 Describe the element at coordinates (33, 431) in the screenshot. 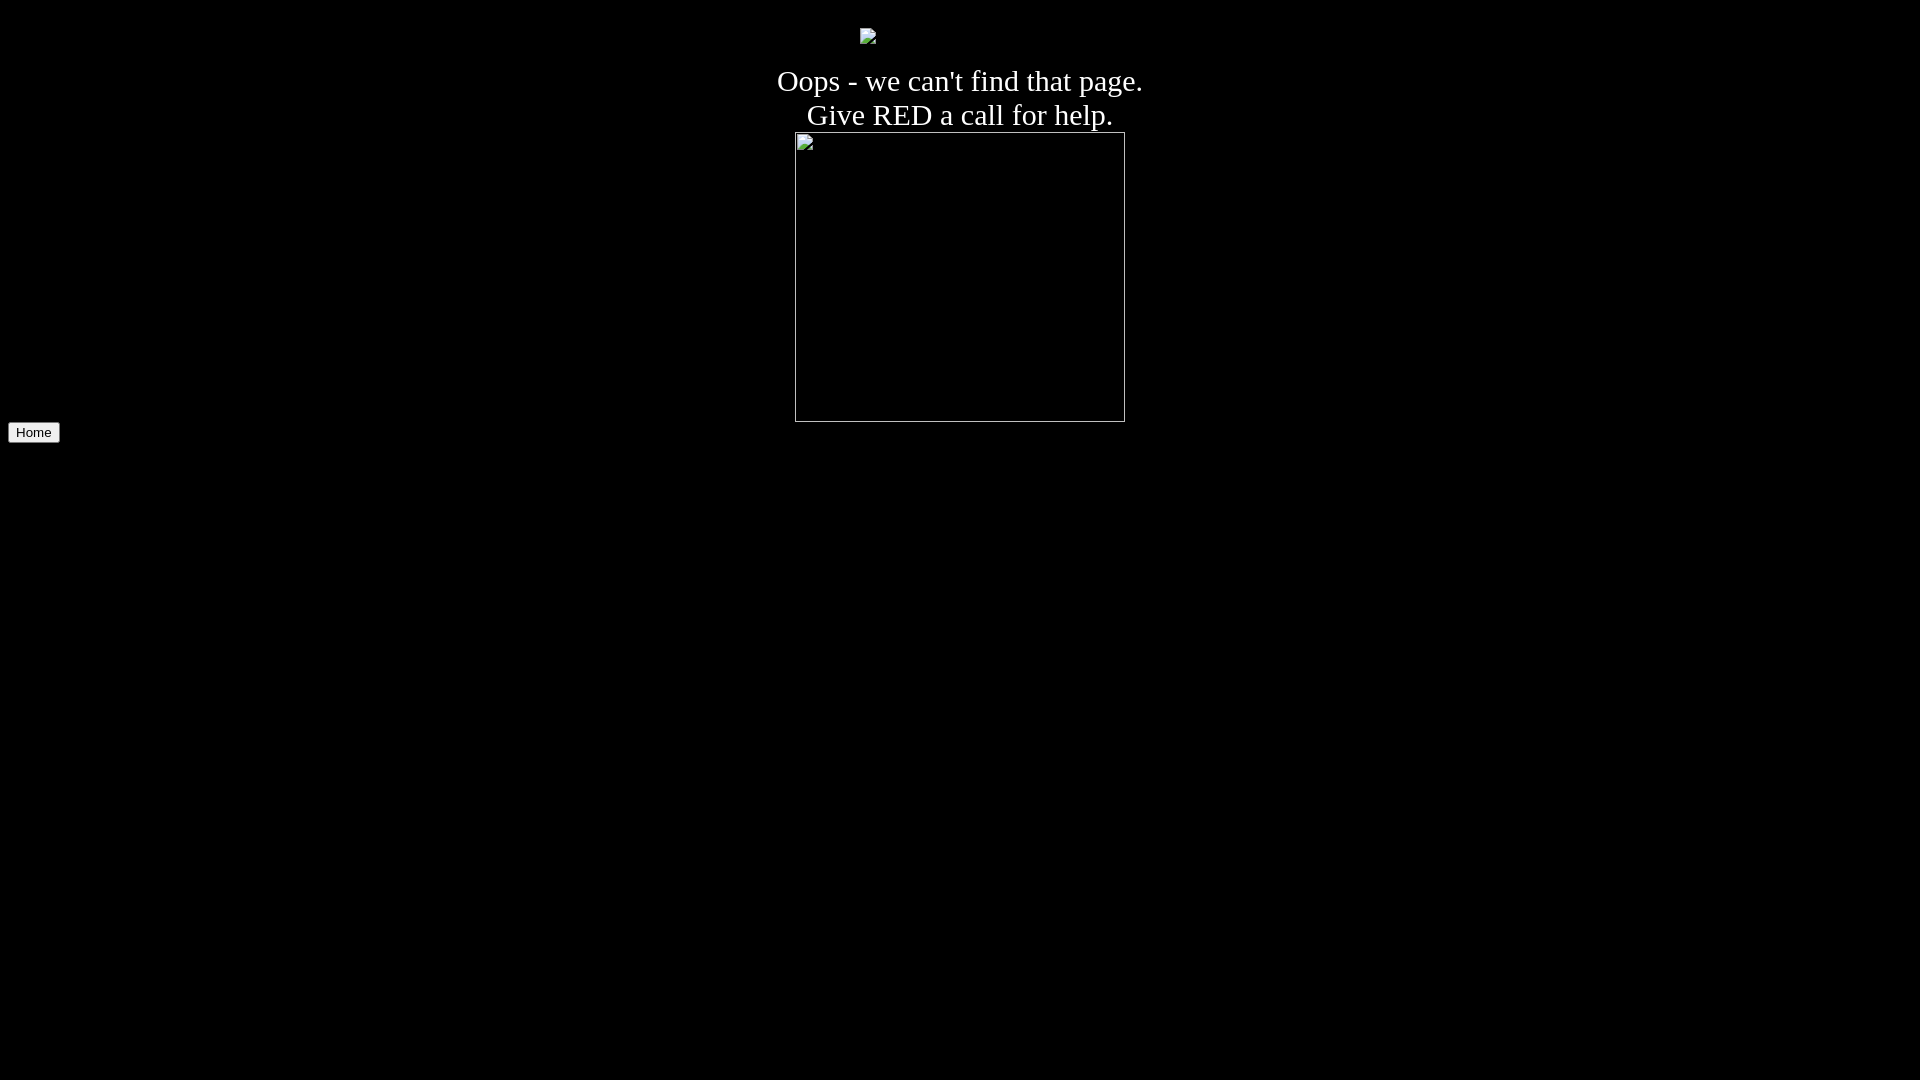

I see `'Home'` at that location.